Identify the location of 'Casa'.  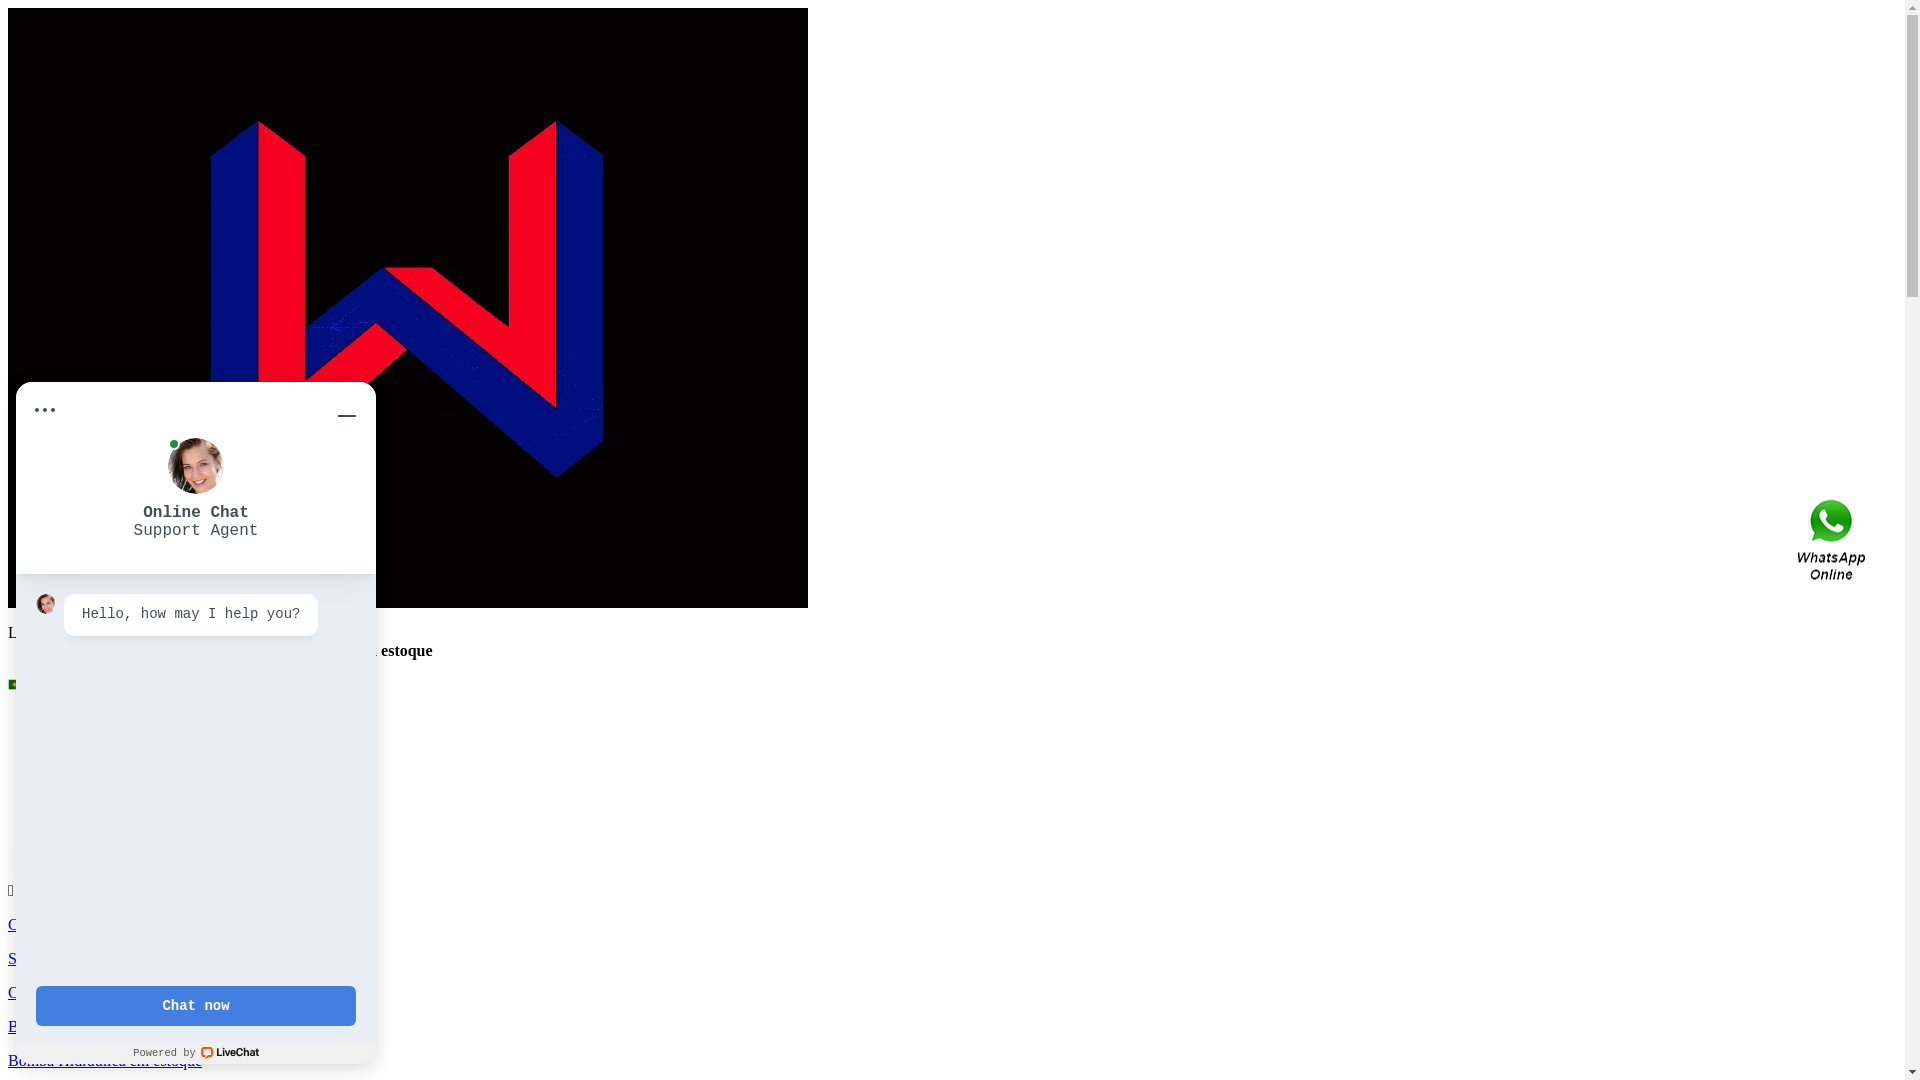
(63, 717).